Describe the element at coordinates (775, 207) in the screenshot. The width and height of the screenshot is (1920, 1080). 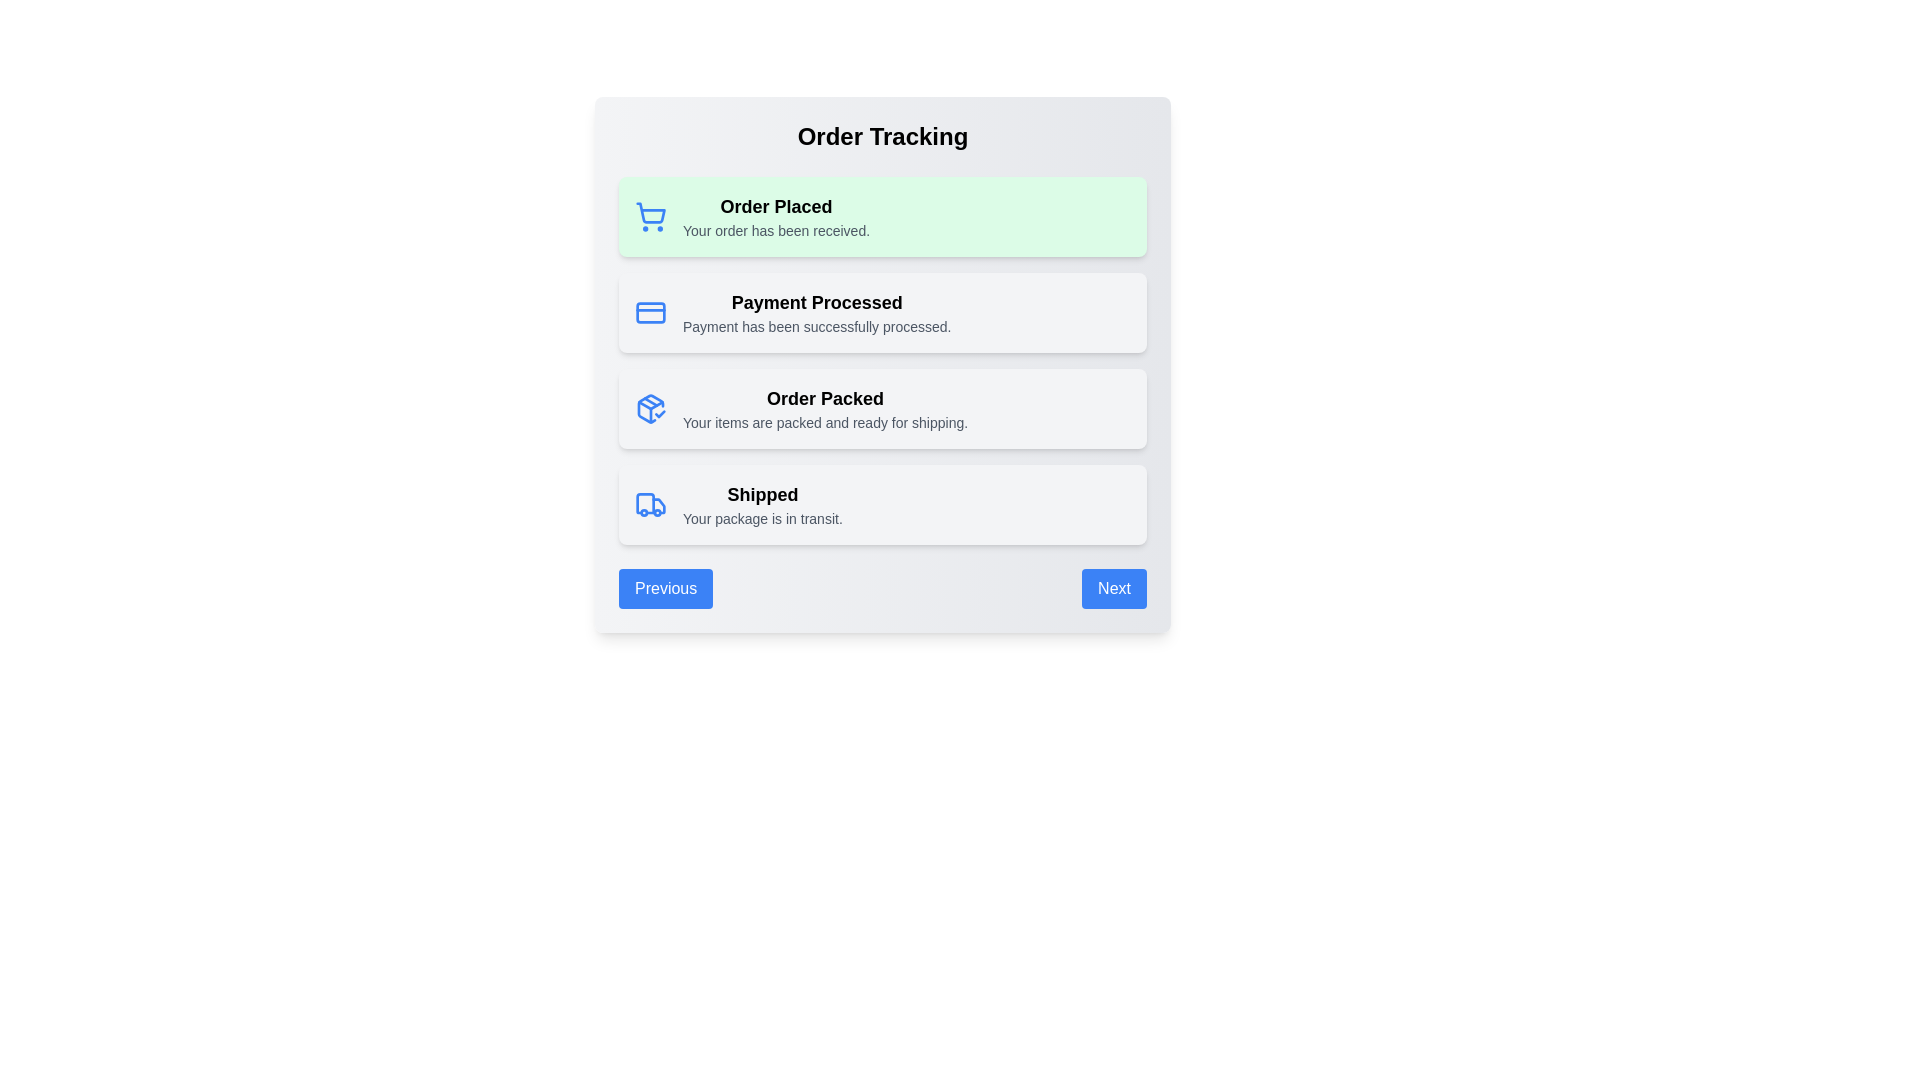
I see `the 'Order Placed' text label, which is displayed in a bold font within a green rectangular area in the order tracking interface` at that location.